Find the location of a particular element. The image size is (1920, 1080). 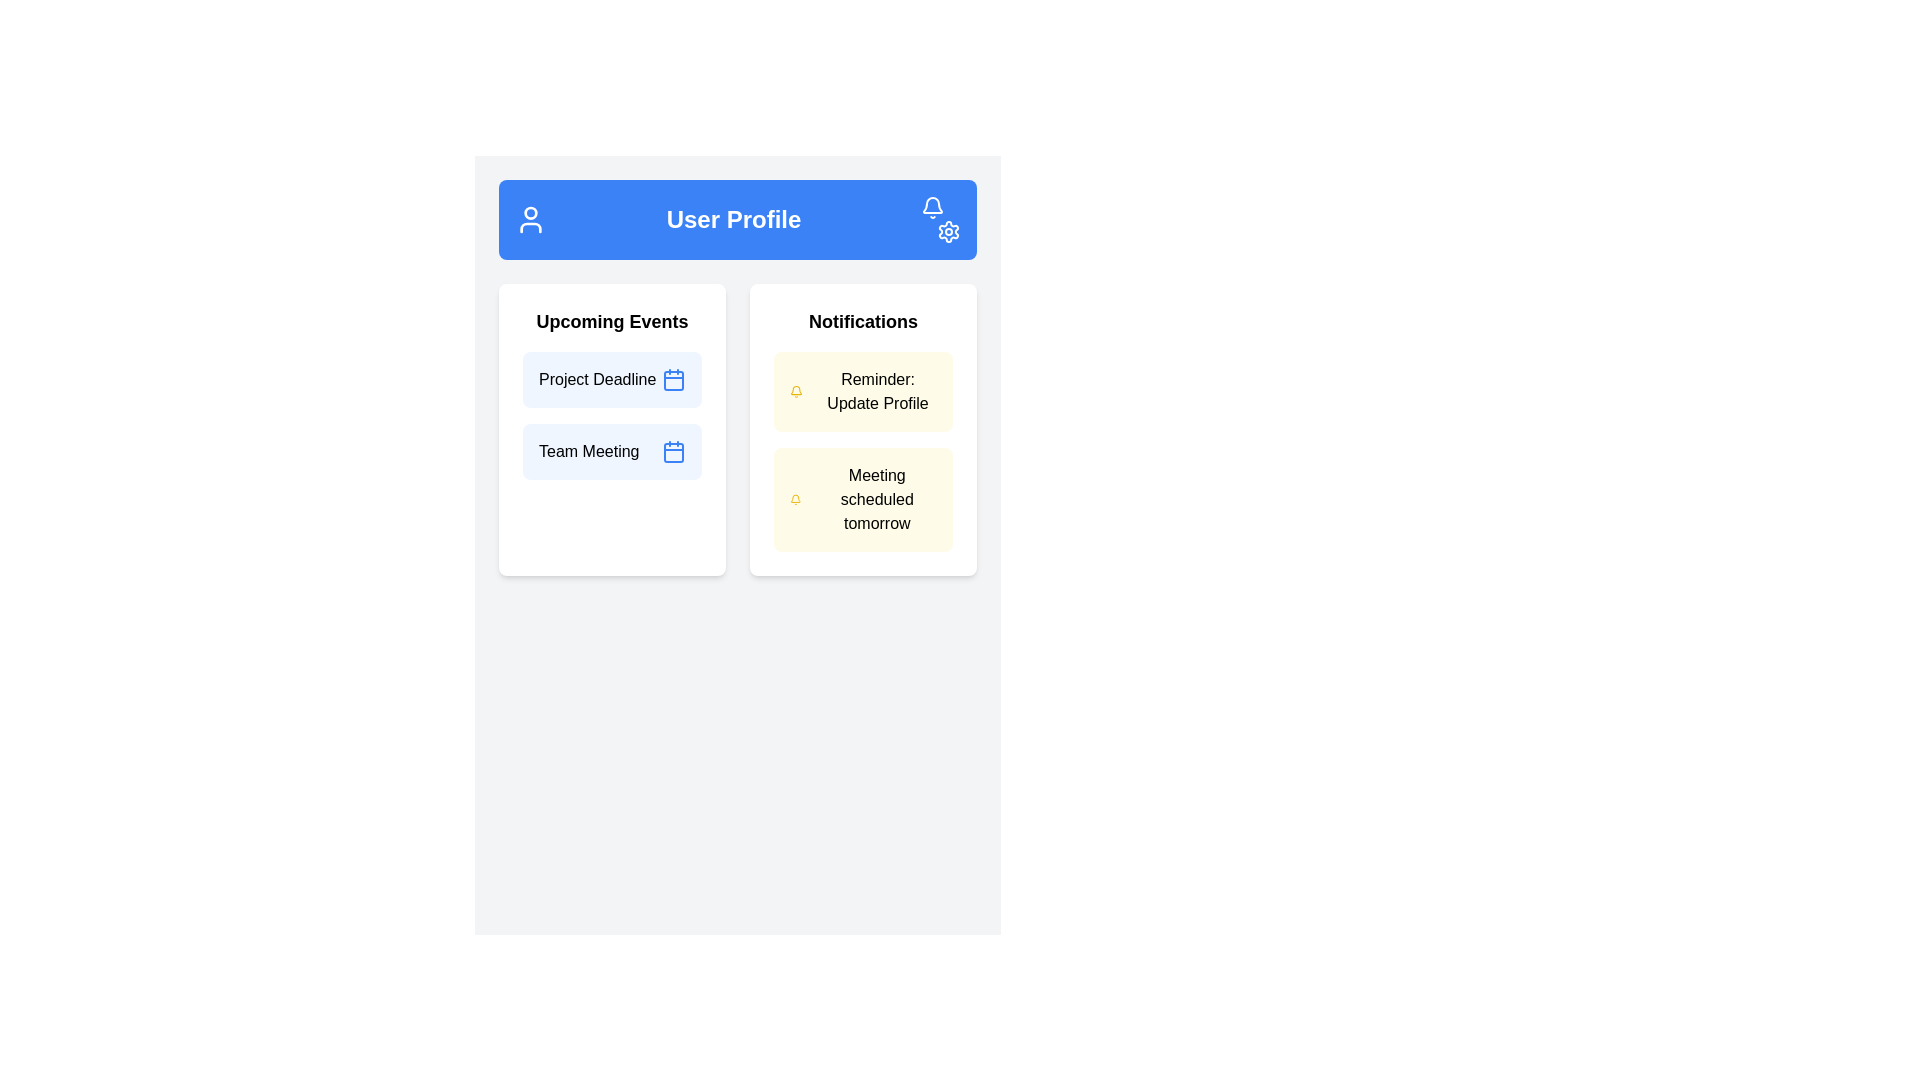

the lower part of the user icon, which is represented by a semi-circular arc, located to the left of the 'User Profile' text on the blue background header area is located at coordinates (531, 226).